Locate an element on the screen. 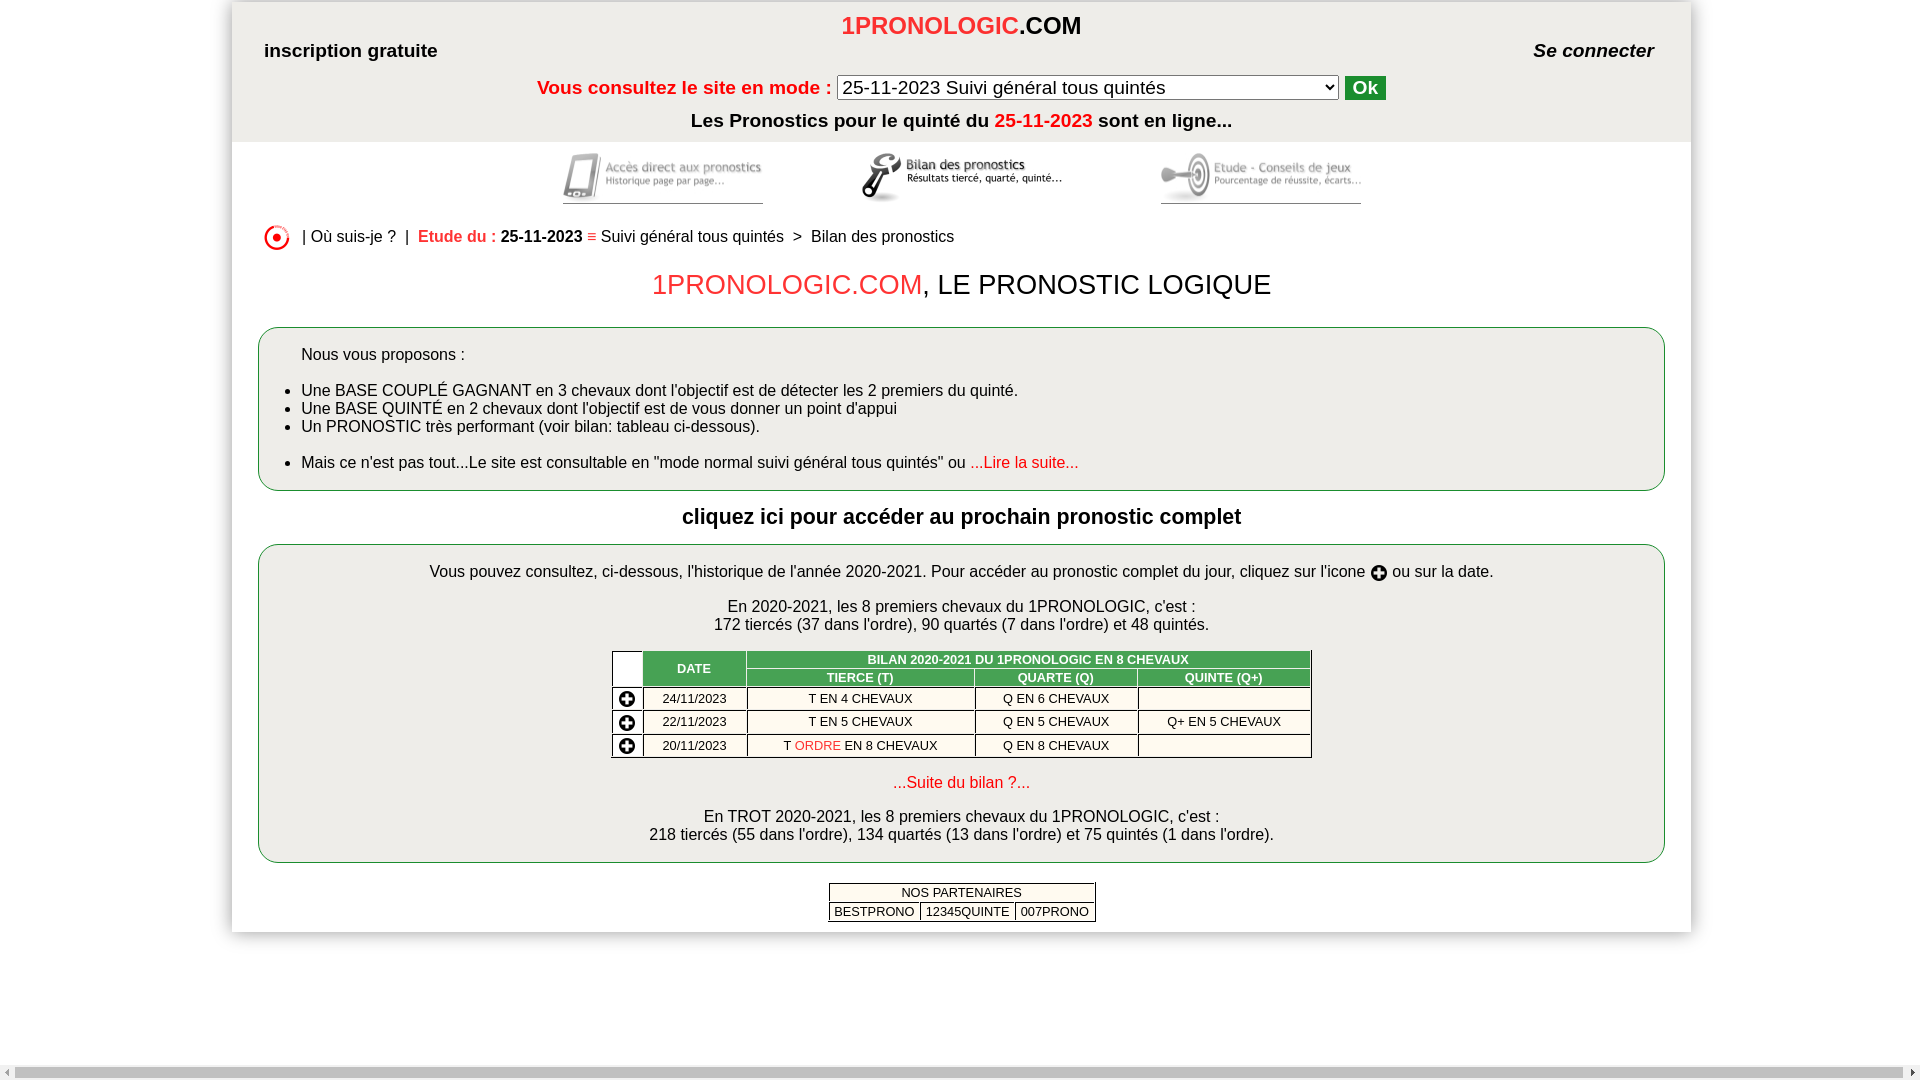 The image size is (1920, 1080). 'inscription gratuite' is located at coordinates (350, 49).